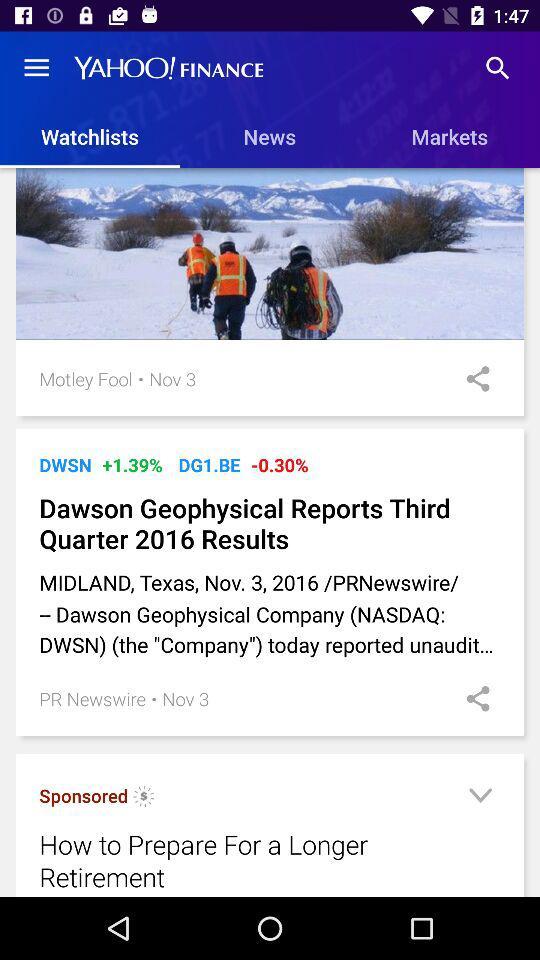 The image size is (540, 960). Describe the element at coordinates (479, 798) in the screenshot. I see `toggles expansion of sponsored content` at that location.